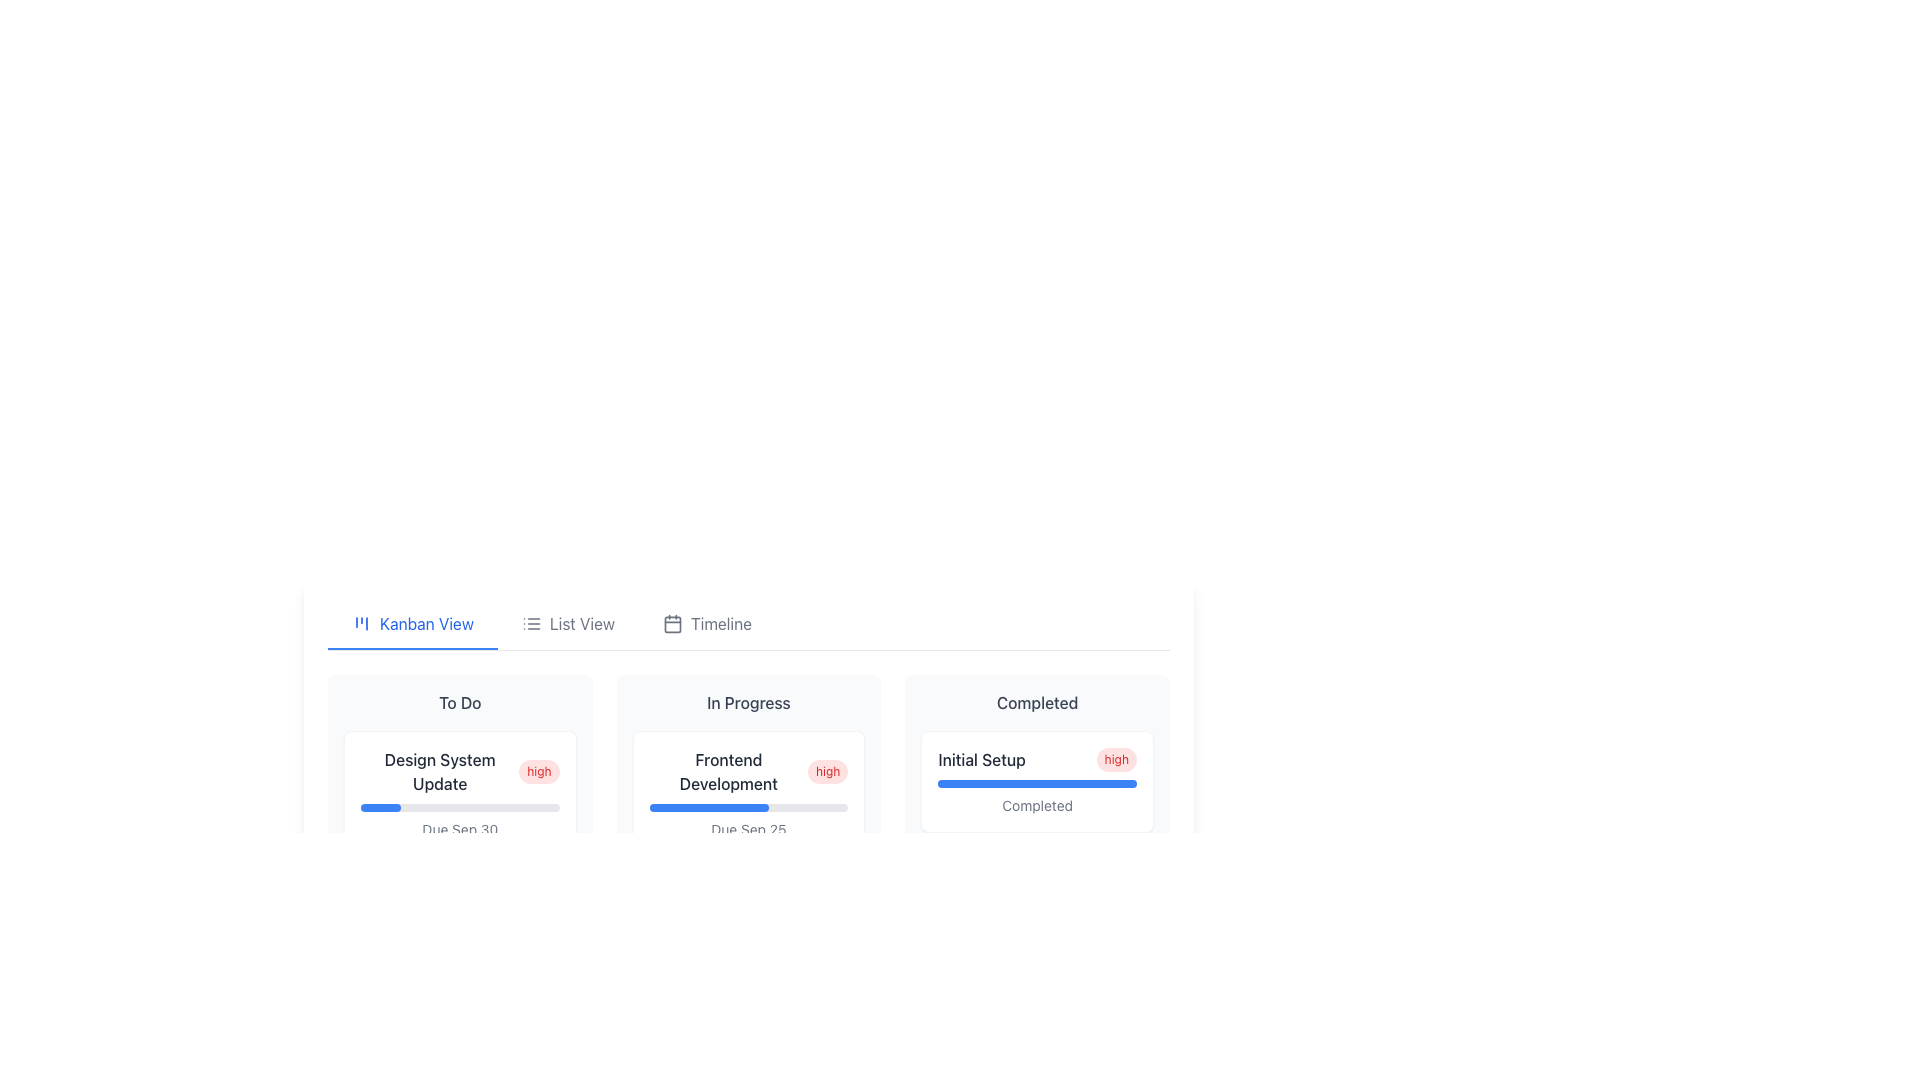  What do you see at coordinates (672, 623) in the screenshot?
I see `the small calendar icon in the navigation bar, which is the leftmost item associated with the 'Timeline' label, positioned between 'Kanban View' and 'List View'` at bounding box center [672, 623].